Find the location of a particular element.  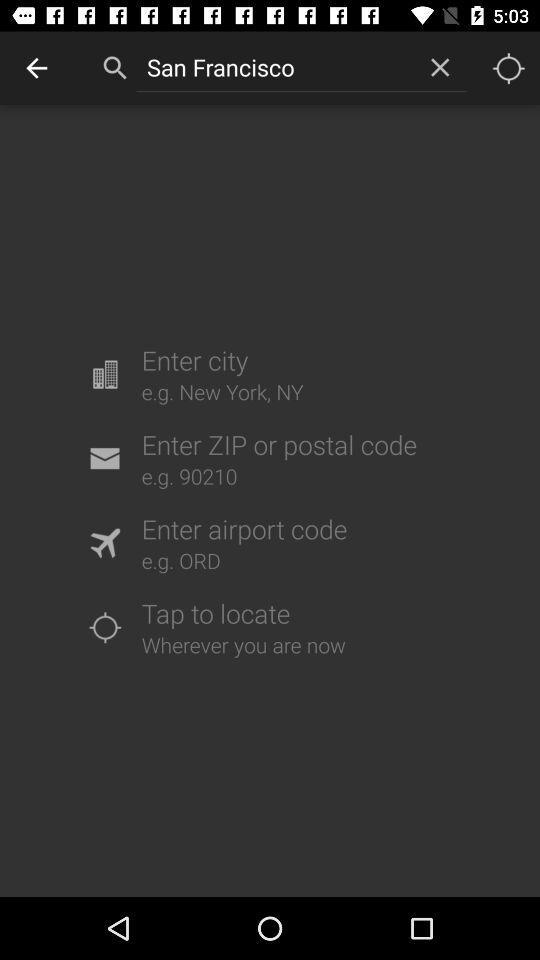

san francisco icon is located at coordinates (274, 67).